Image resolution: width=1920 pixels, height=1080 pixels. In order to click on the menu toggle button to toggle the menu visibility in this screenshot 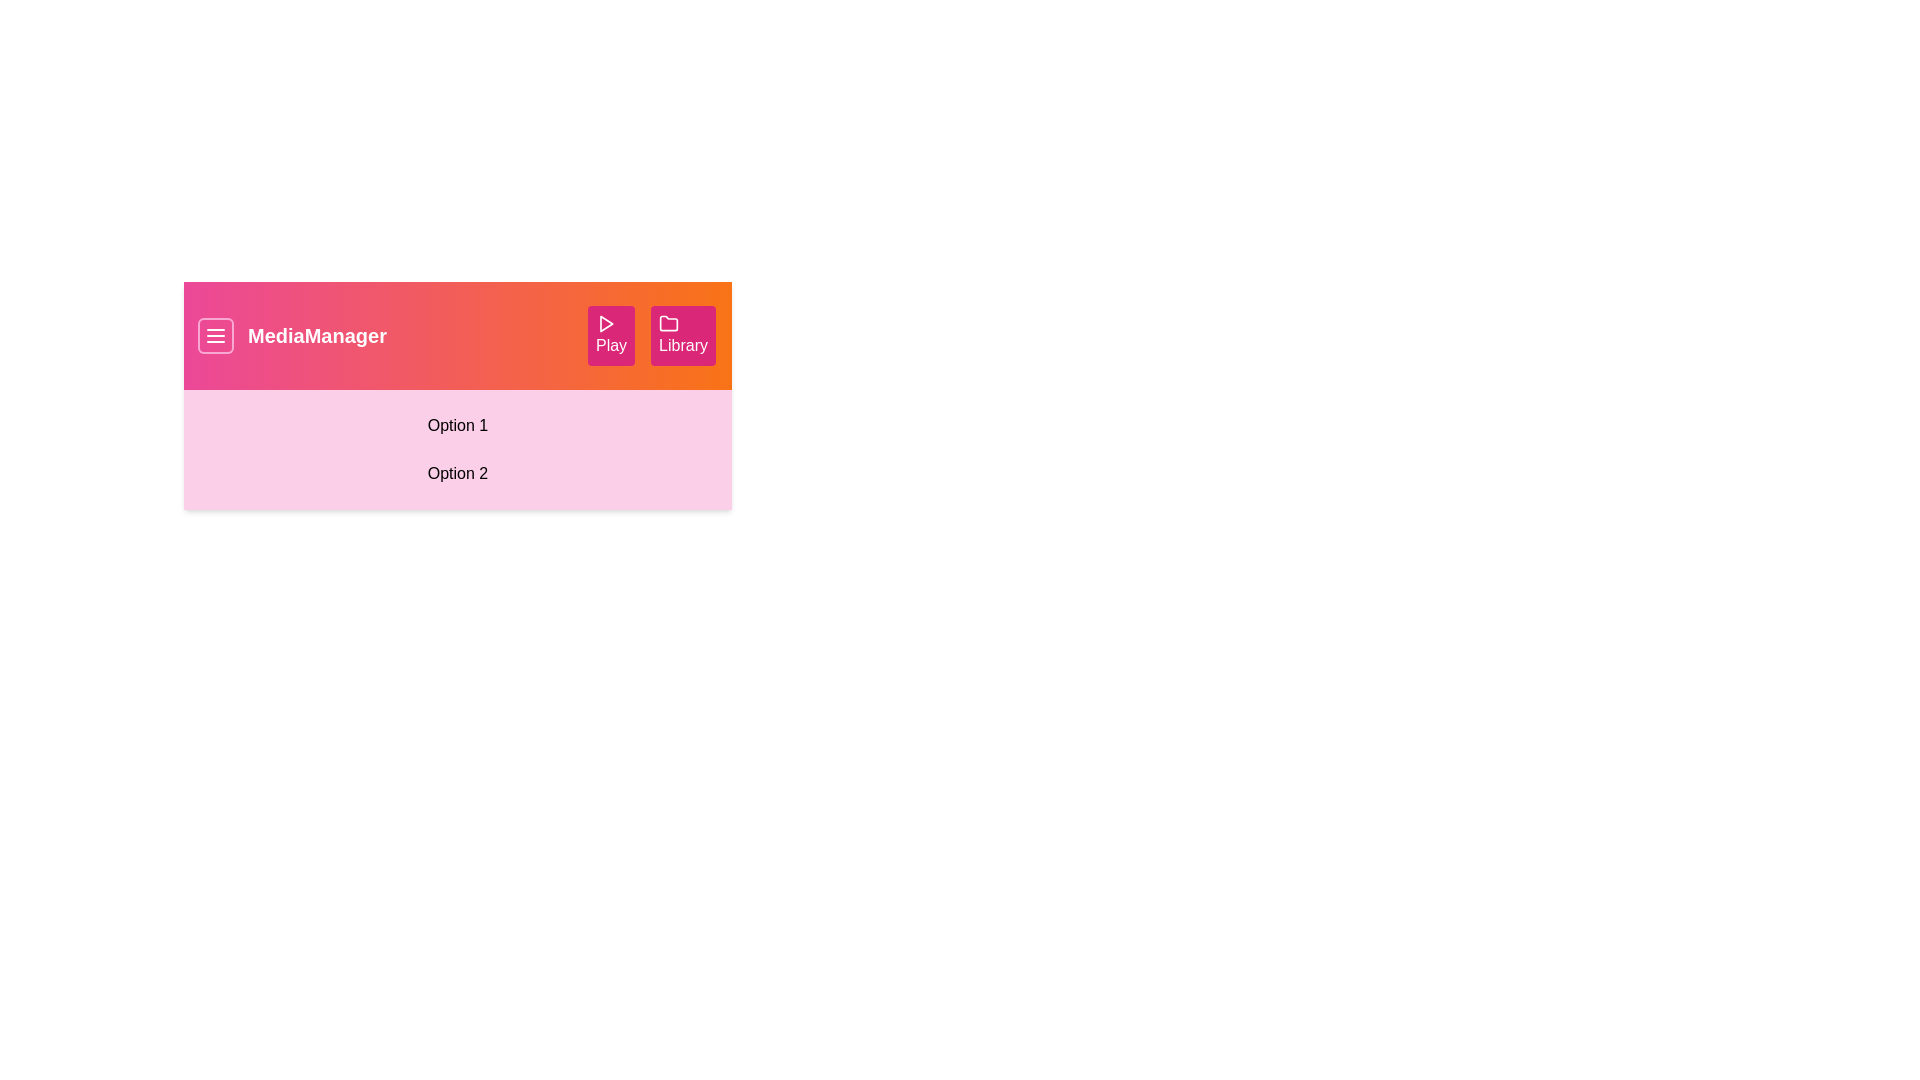, I will do `click(216, 334)`.